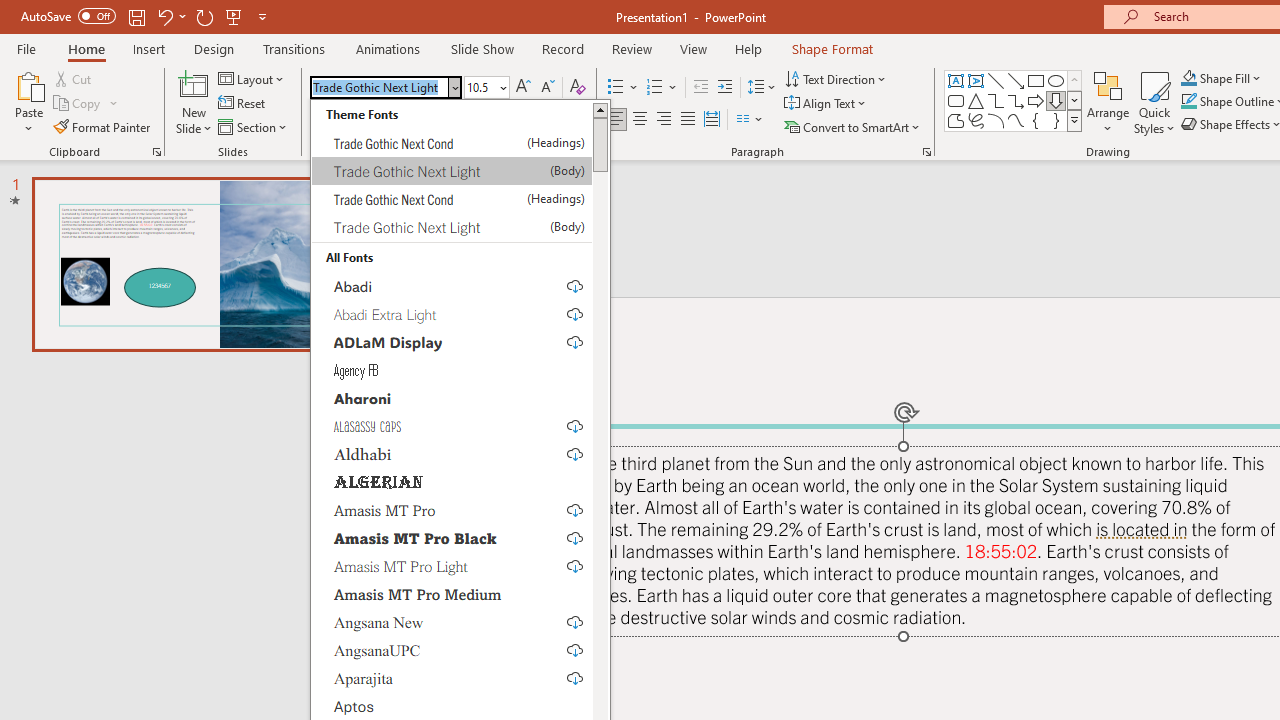  I want to click on 'Font', so click(379, 86).